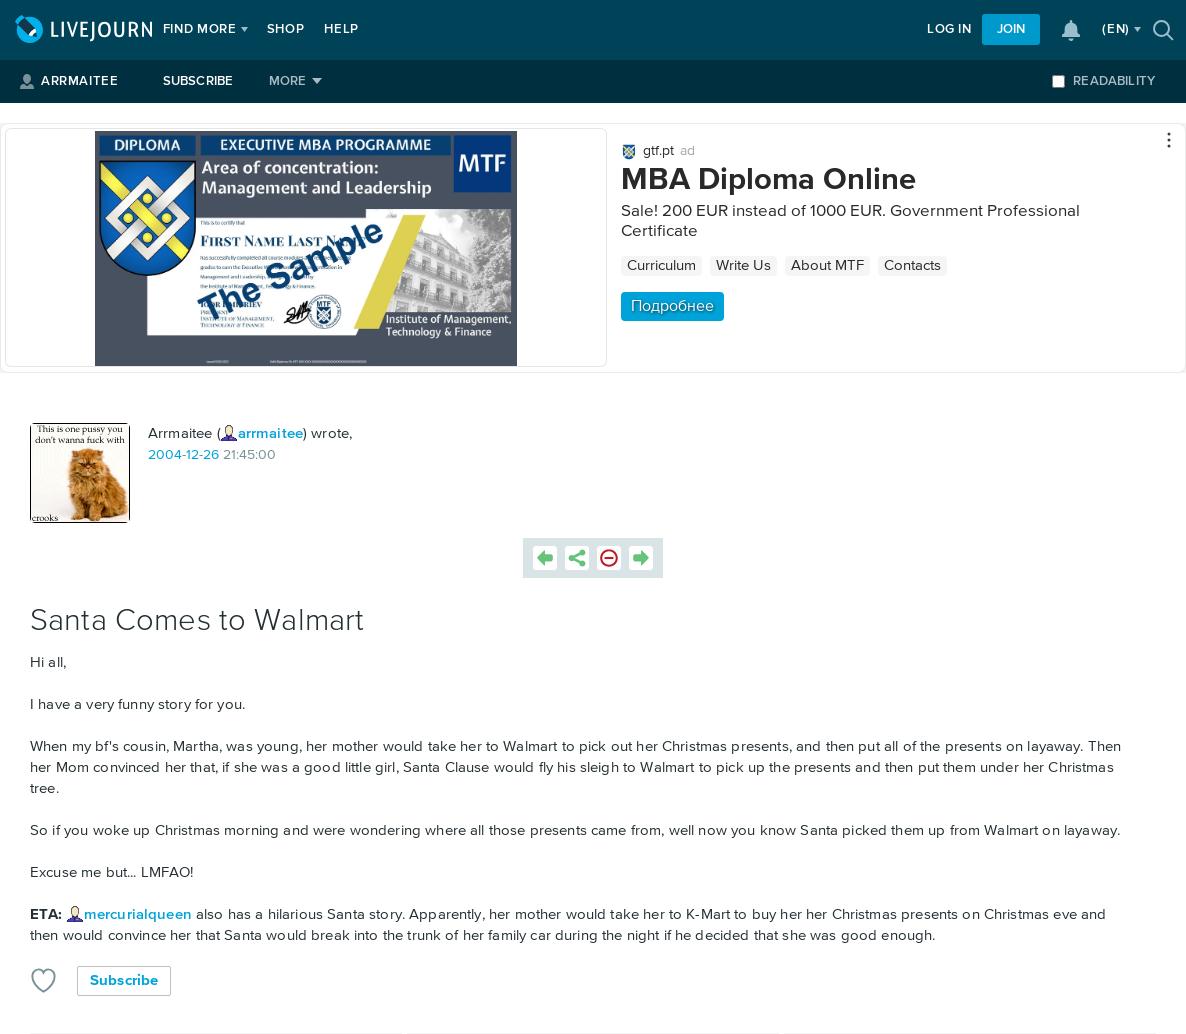 Image resolution: width=1186 pixels, height=1034 pixels. What do you see at coordinates (111, 871) in the screenshot?
I see `'Excuse me but... LMFAO!'` at bounding box center [111, 871].